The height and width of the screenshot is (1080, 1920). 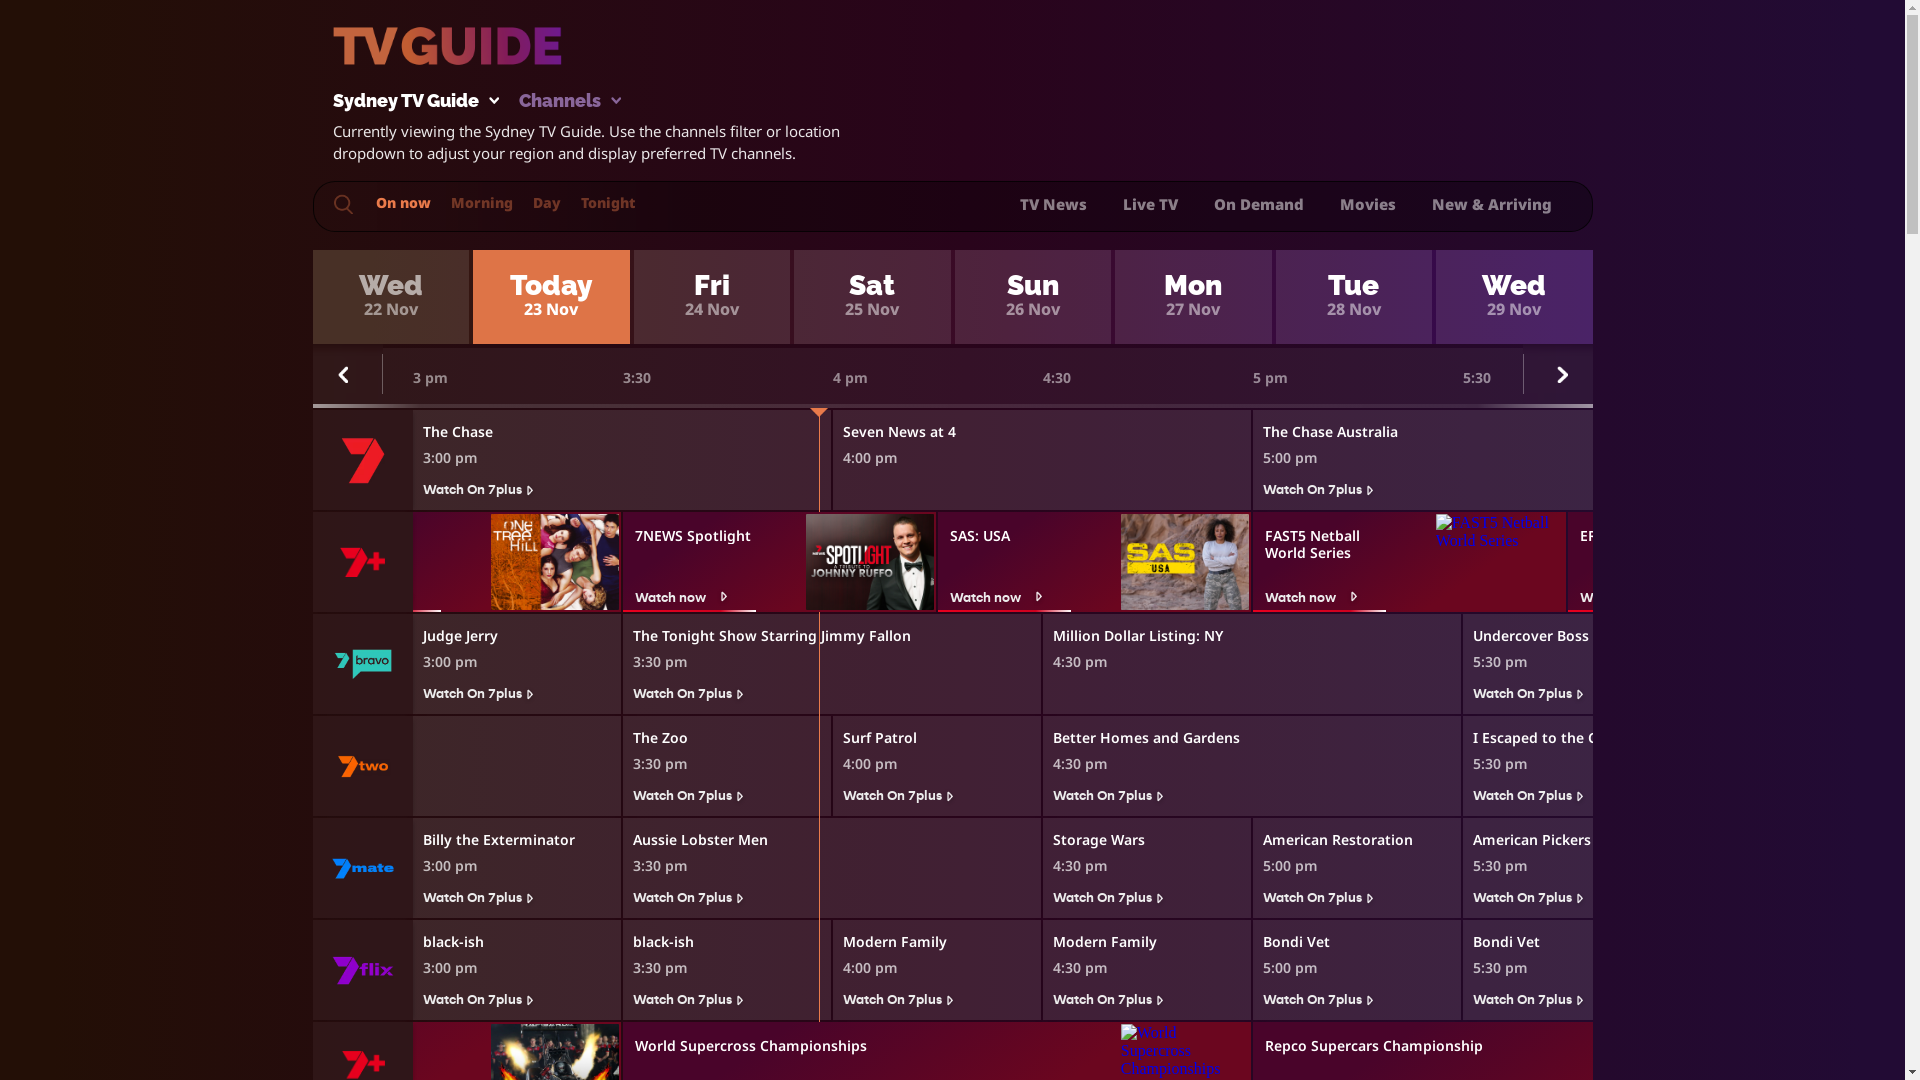 I want to click on 'Sat, so click(x=872, y=297).